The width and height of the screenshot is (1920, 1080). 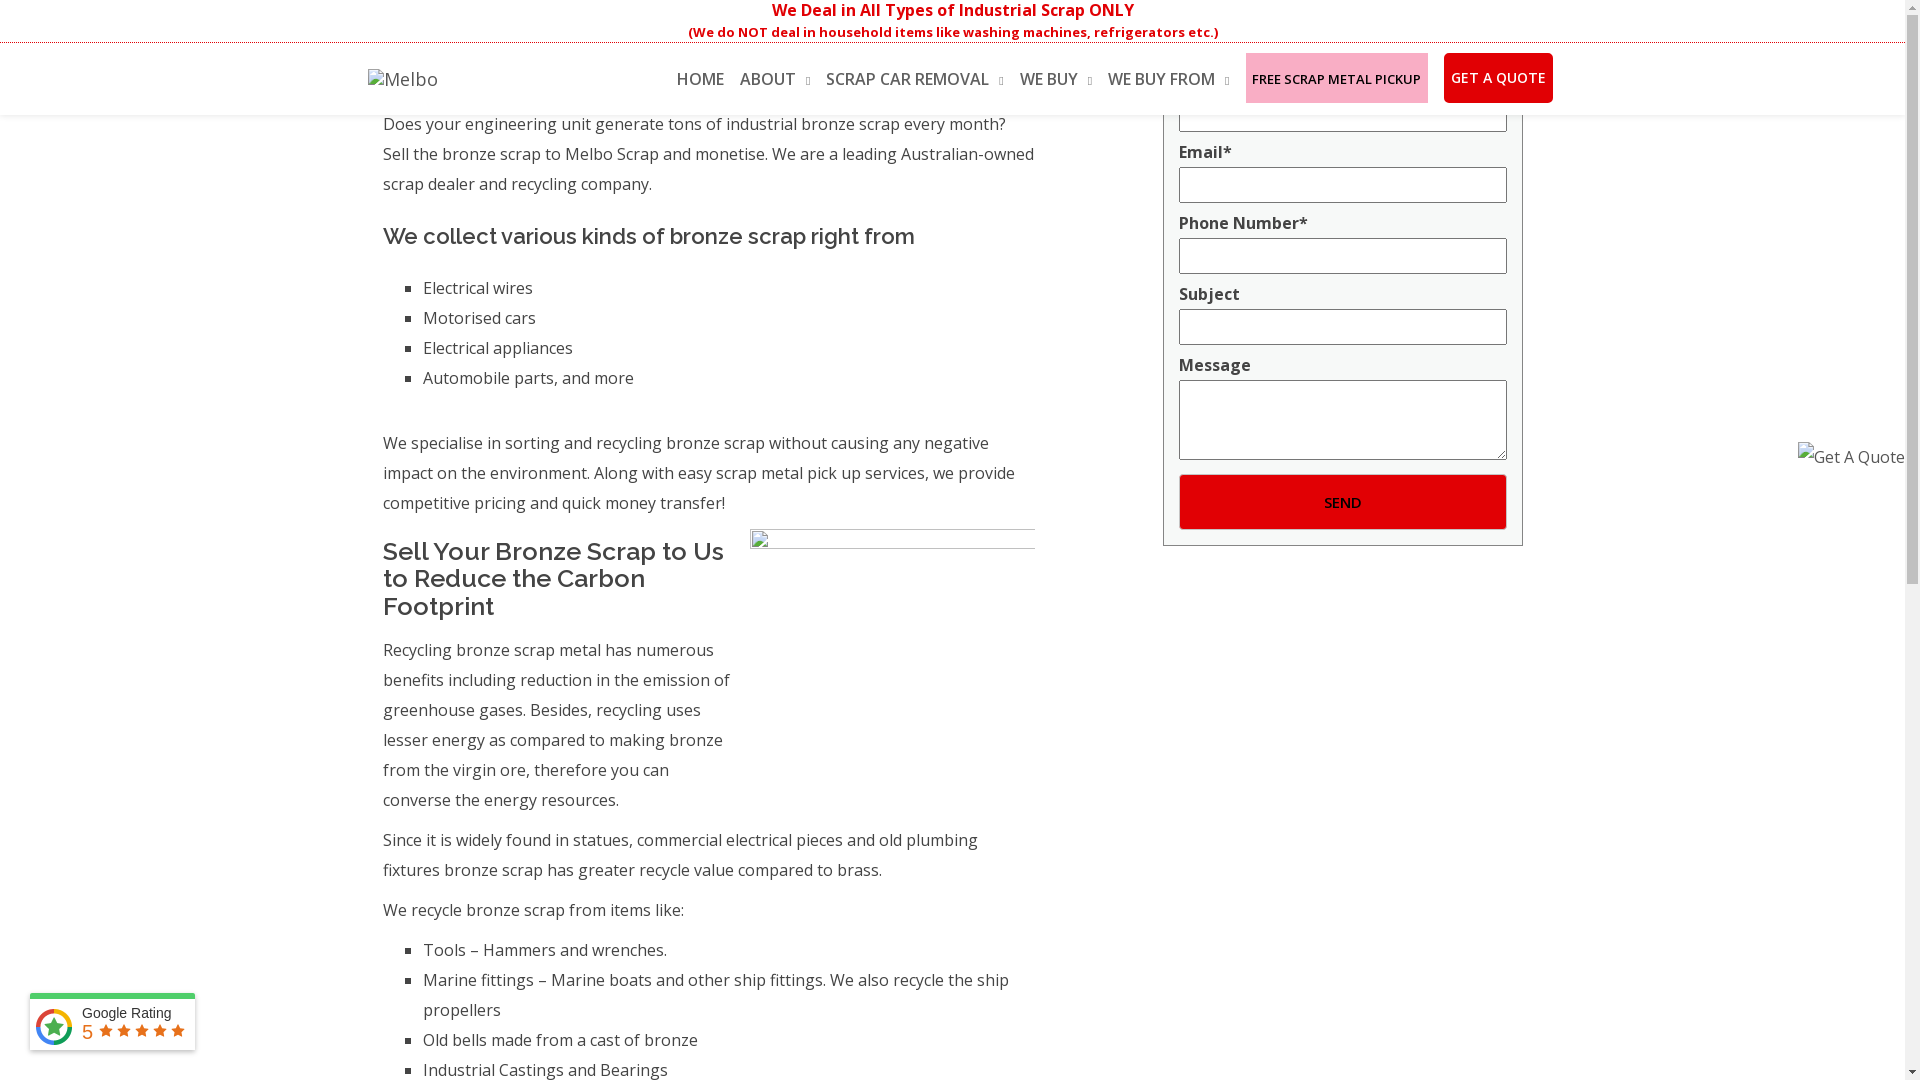 I want to click on 'WE BUY', so click(x=1055, y=76).